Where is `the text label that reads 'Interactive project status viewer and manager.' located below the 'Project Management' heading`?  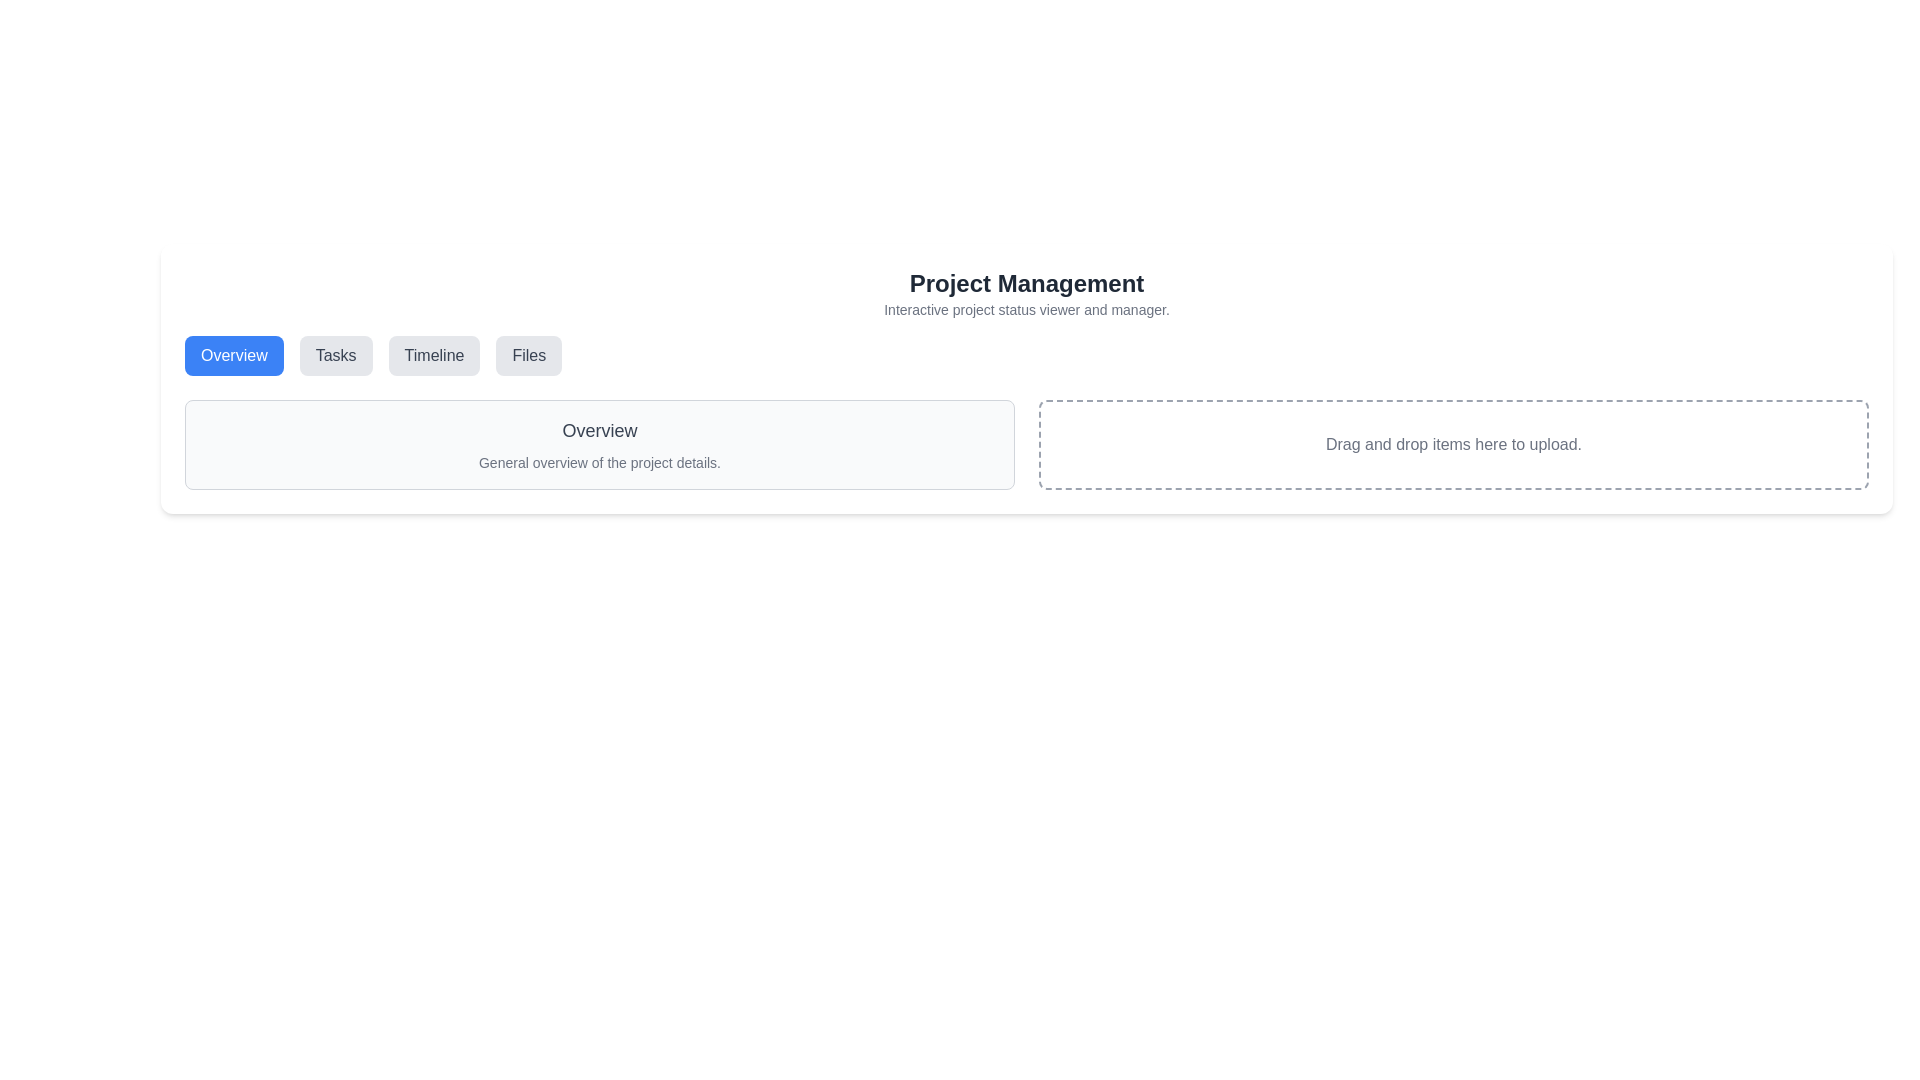
the text label that reads 'Interactive project status viewer and manager.' located below the 'Project Management' heading is located at coordinates (1027, 309).